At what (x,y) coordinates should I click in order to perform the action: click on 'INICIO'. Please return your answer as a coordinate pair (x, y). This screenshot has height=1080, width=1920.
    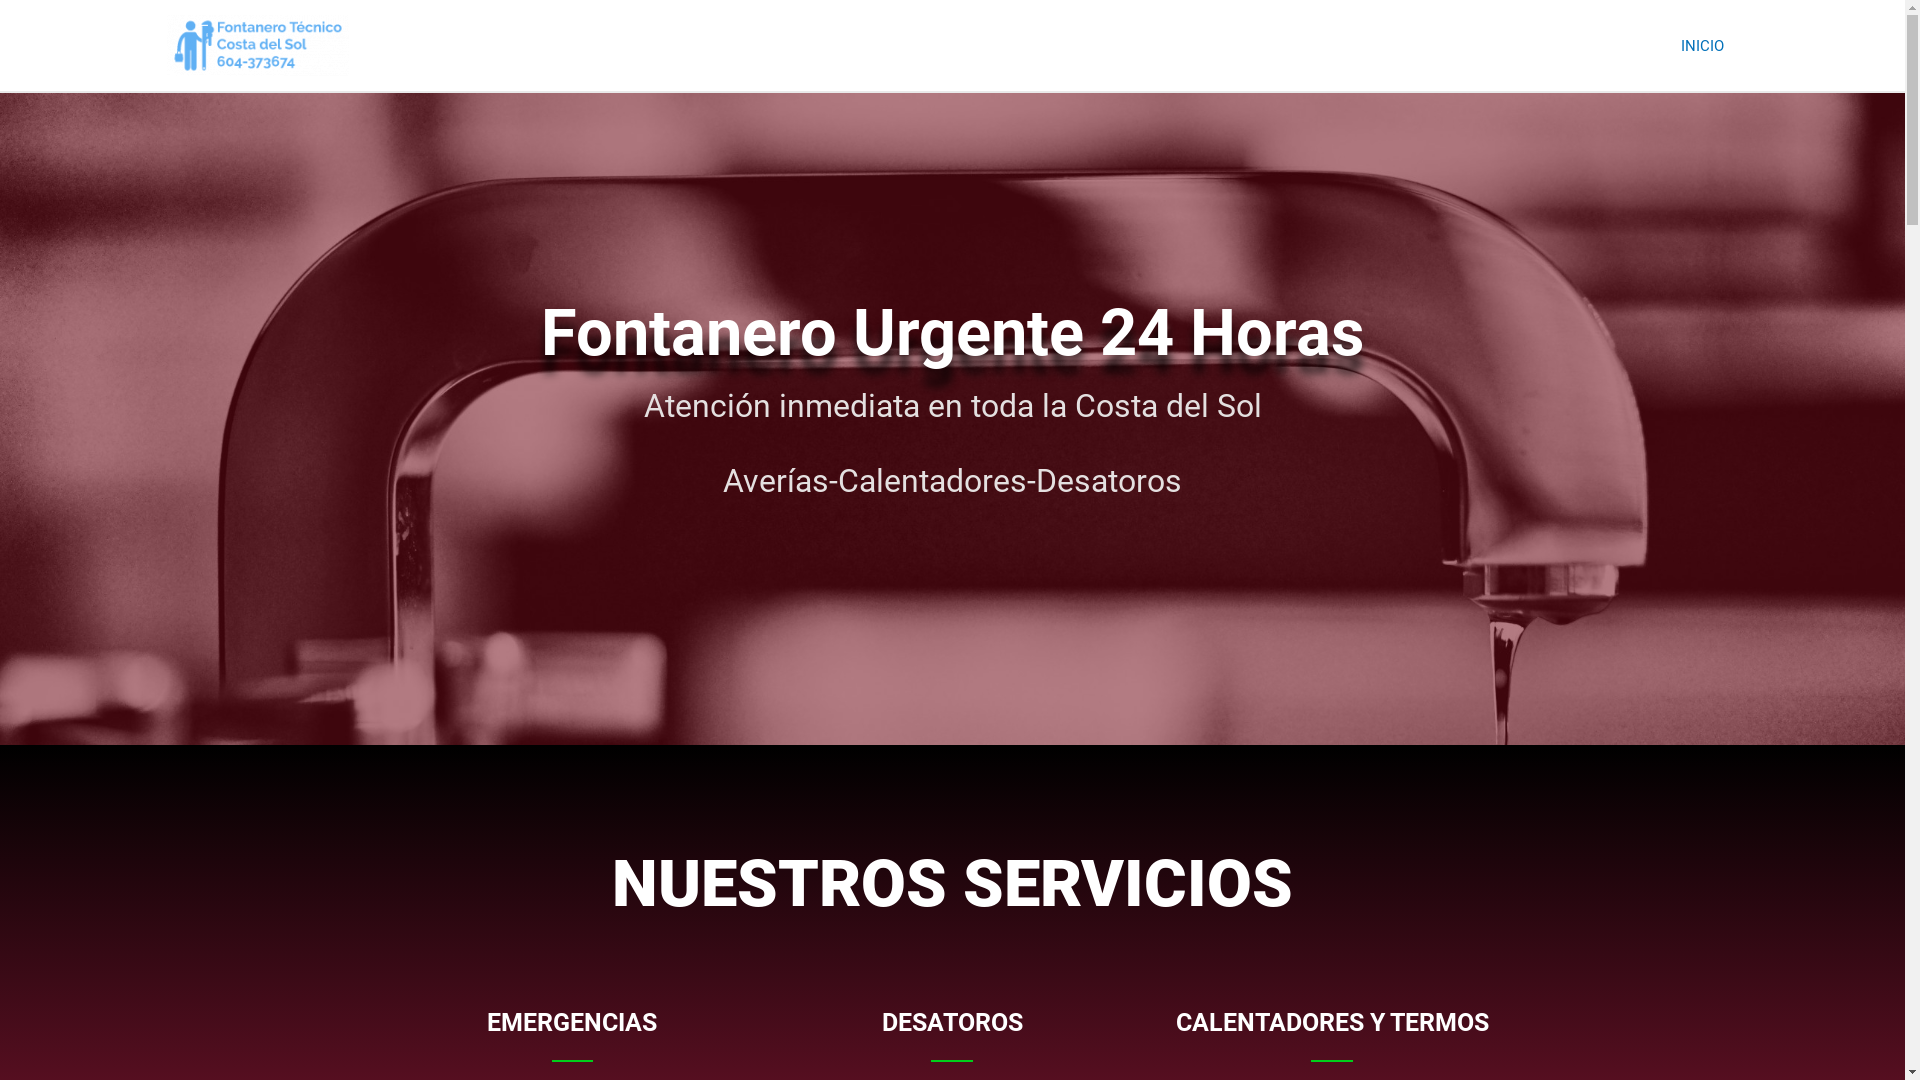
    Looking at the image, I should click on (1701, 45).